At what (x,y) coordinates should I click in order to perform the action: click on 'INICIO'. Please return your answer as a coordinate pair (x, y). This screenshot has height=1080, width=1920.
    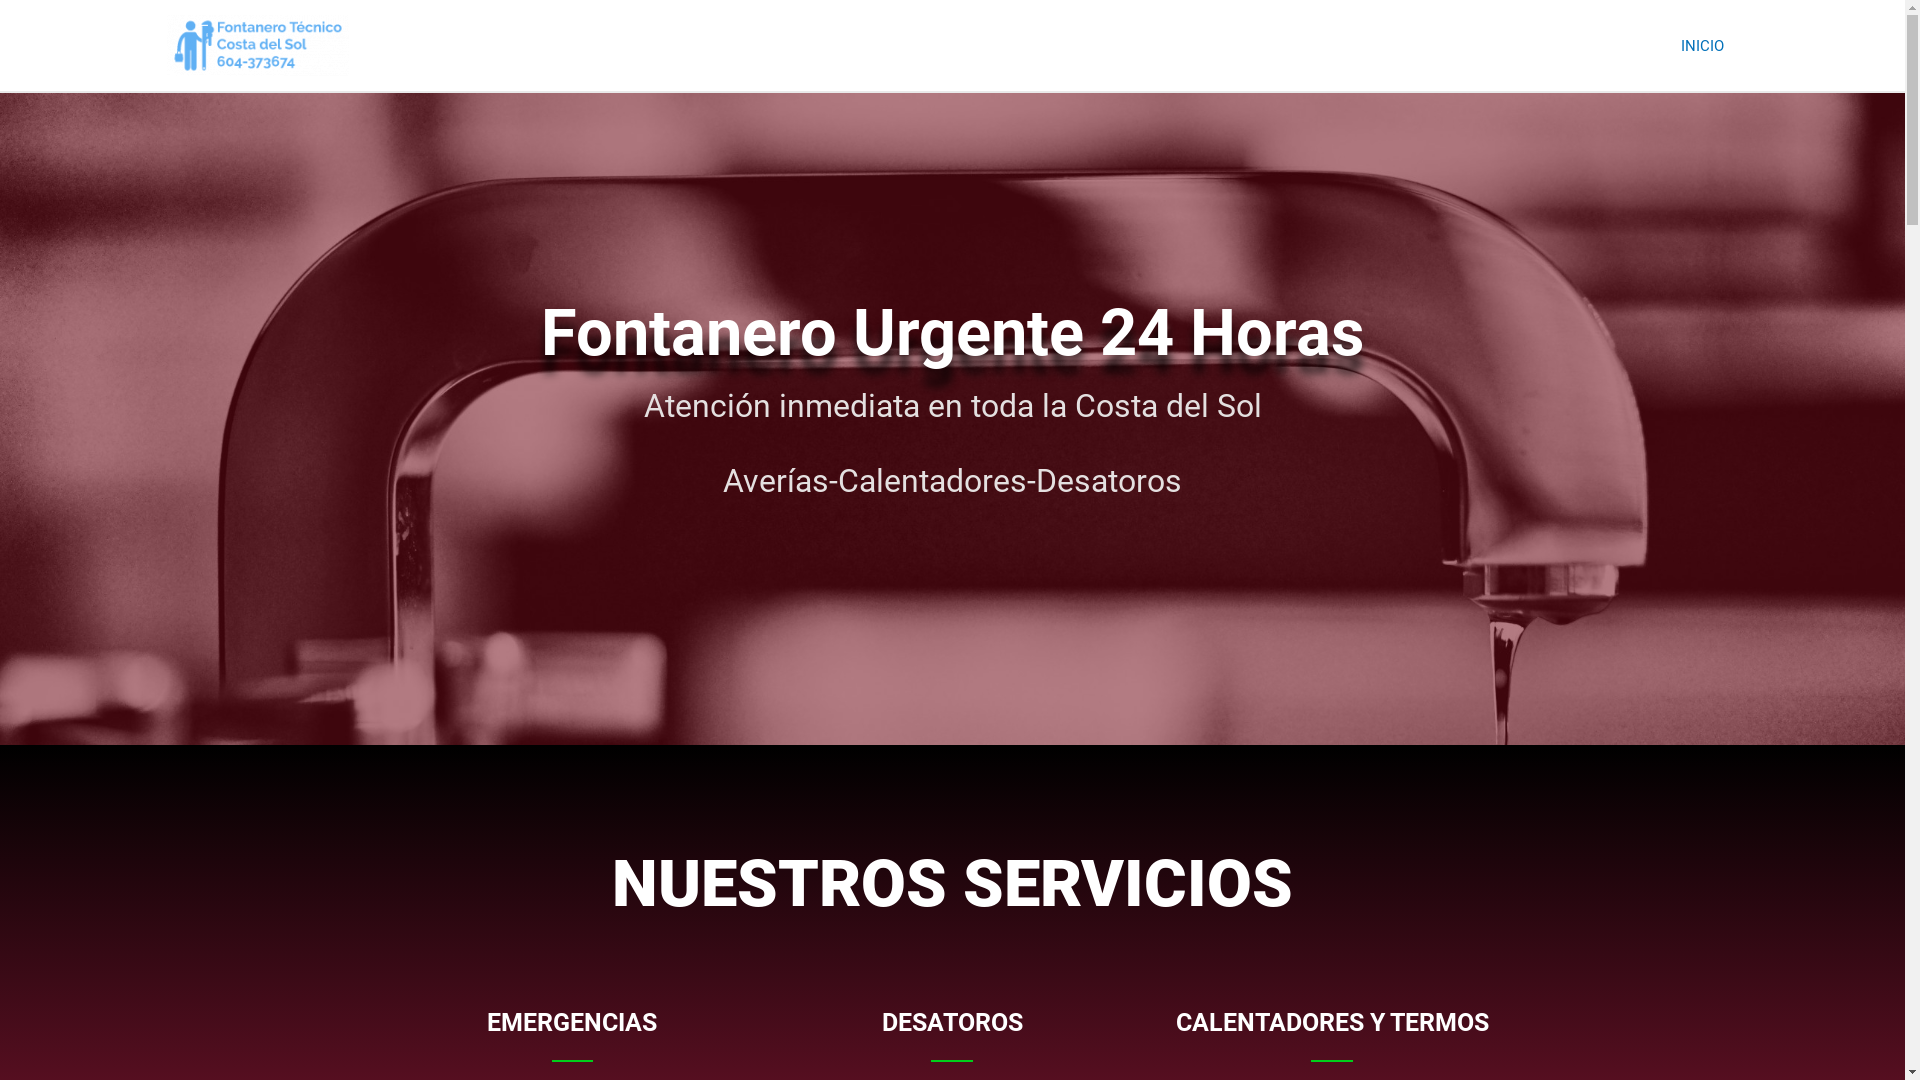
    Looking at the image, I should click on (1701, 45).